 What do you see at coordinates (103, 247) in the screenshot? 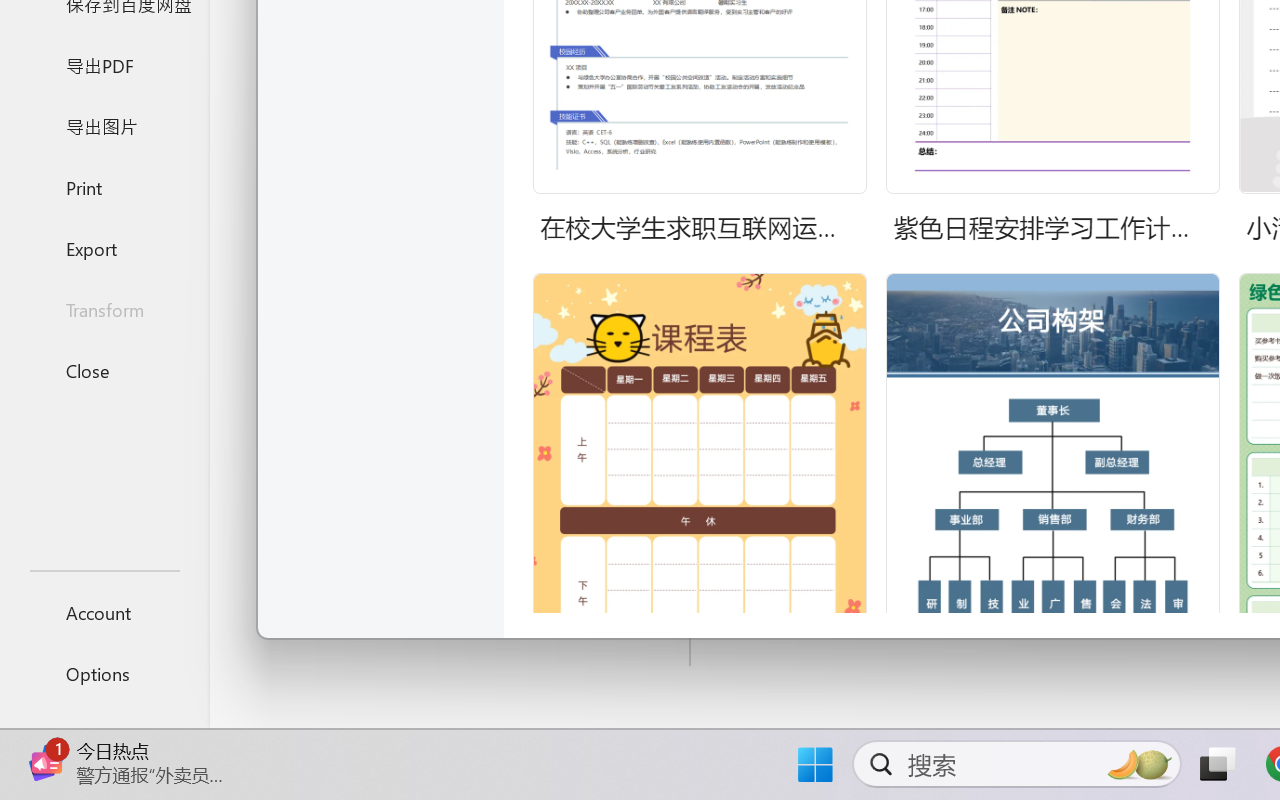
I see `'Export'` at bounding box center [103, 247].